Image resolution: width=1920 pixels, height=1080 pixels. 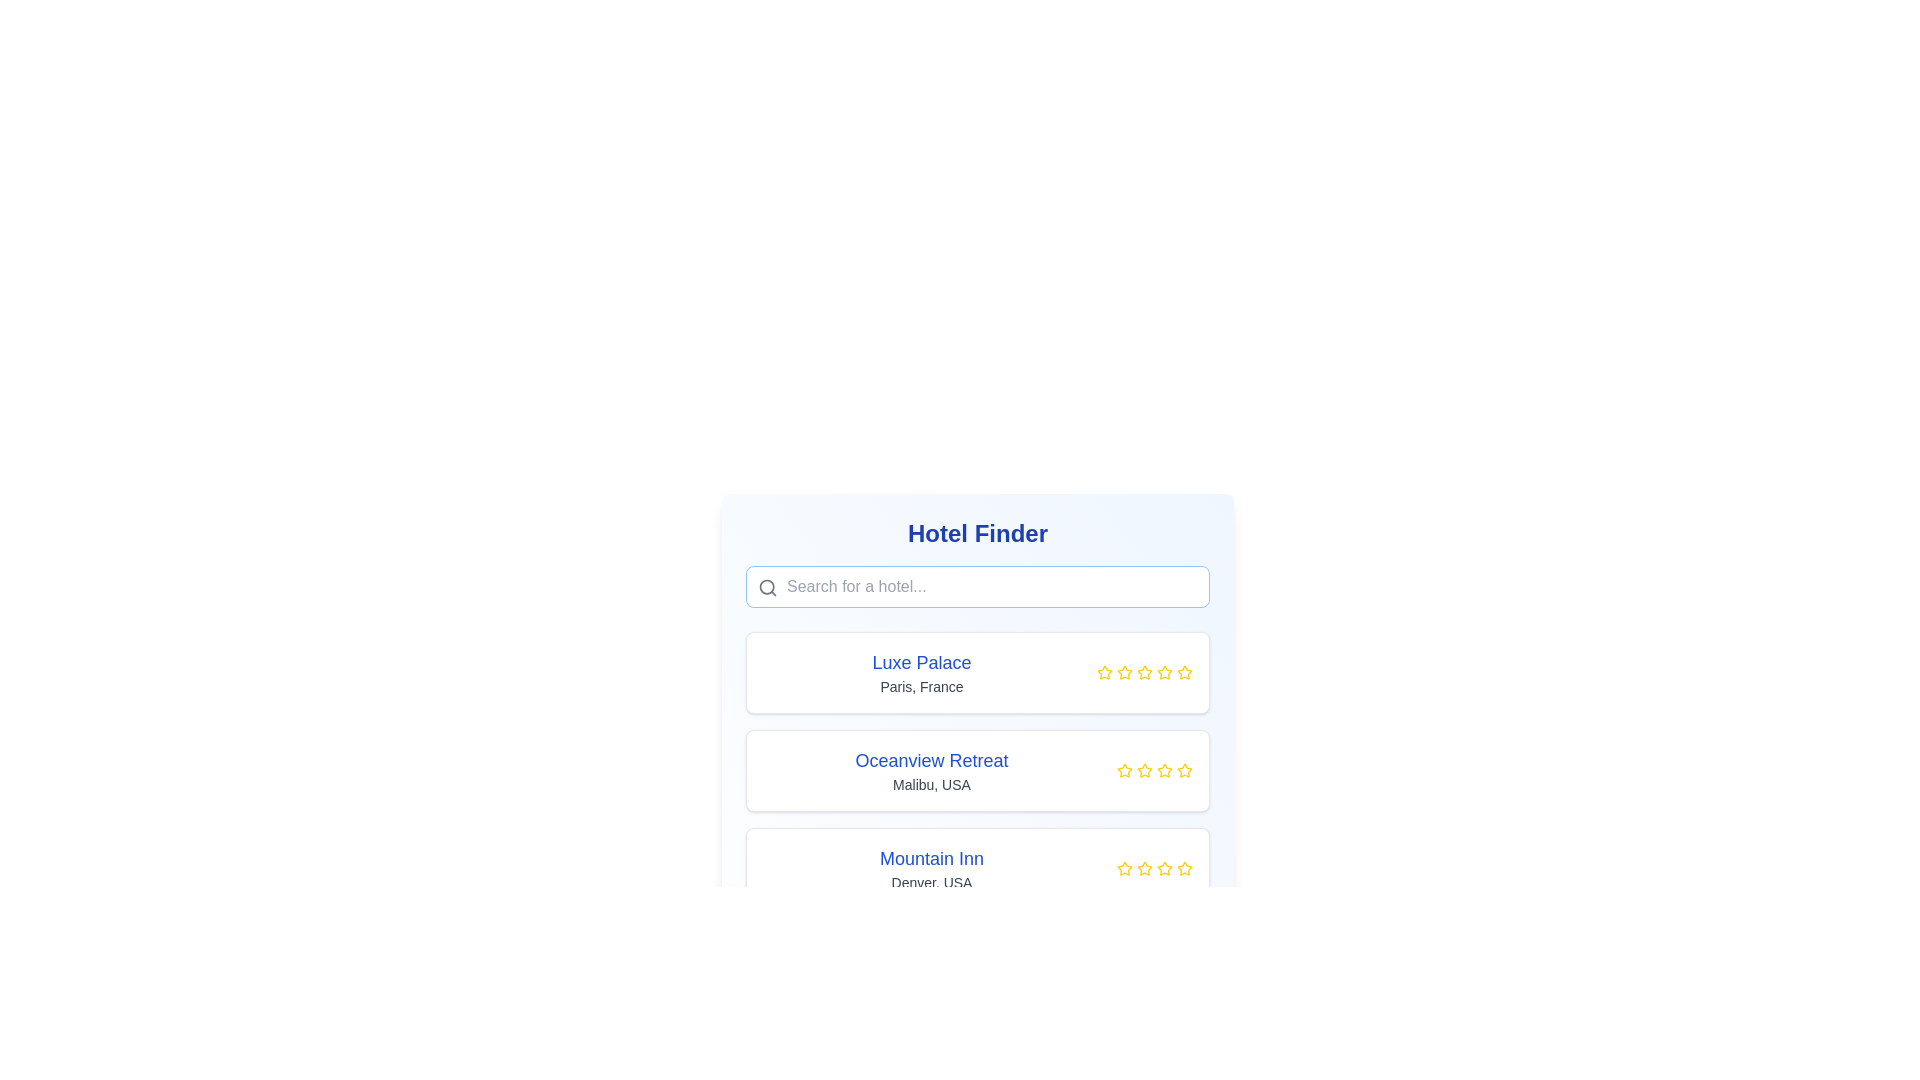 I want to click on the visual representation of the star icon used for rating in the 'Luxe Palace' hotel listing, which is the first star in a horizontal row of rating stars, so click(x=1124, y=672).